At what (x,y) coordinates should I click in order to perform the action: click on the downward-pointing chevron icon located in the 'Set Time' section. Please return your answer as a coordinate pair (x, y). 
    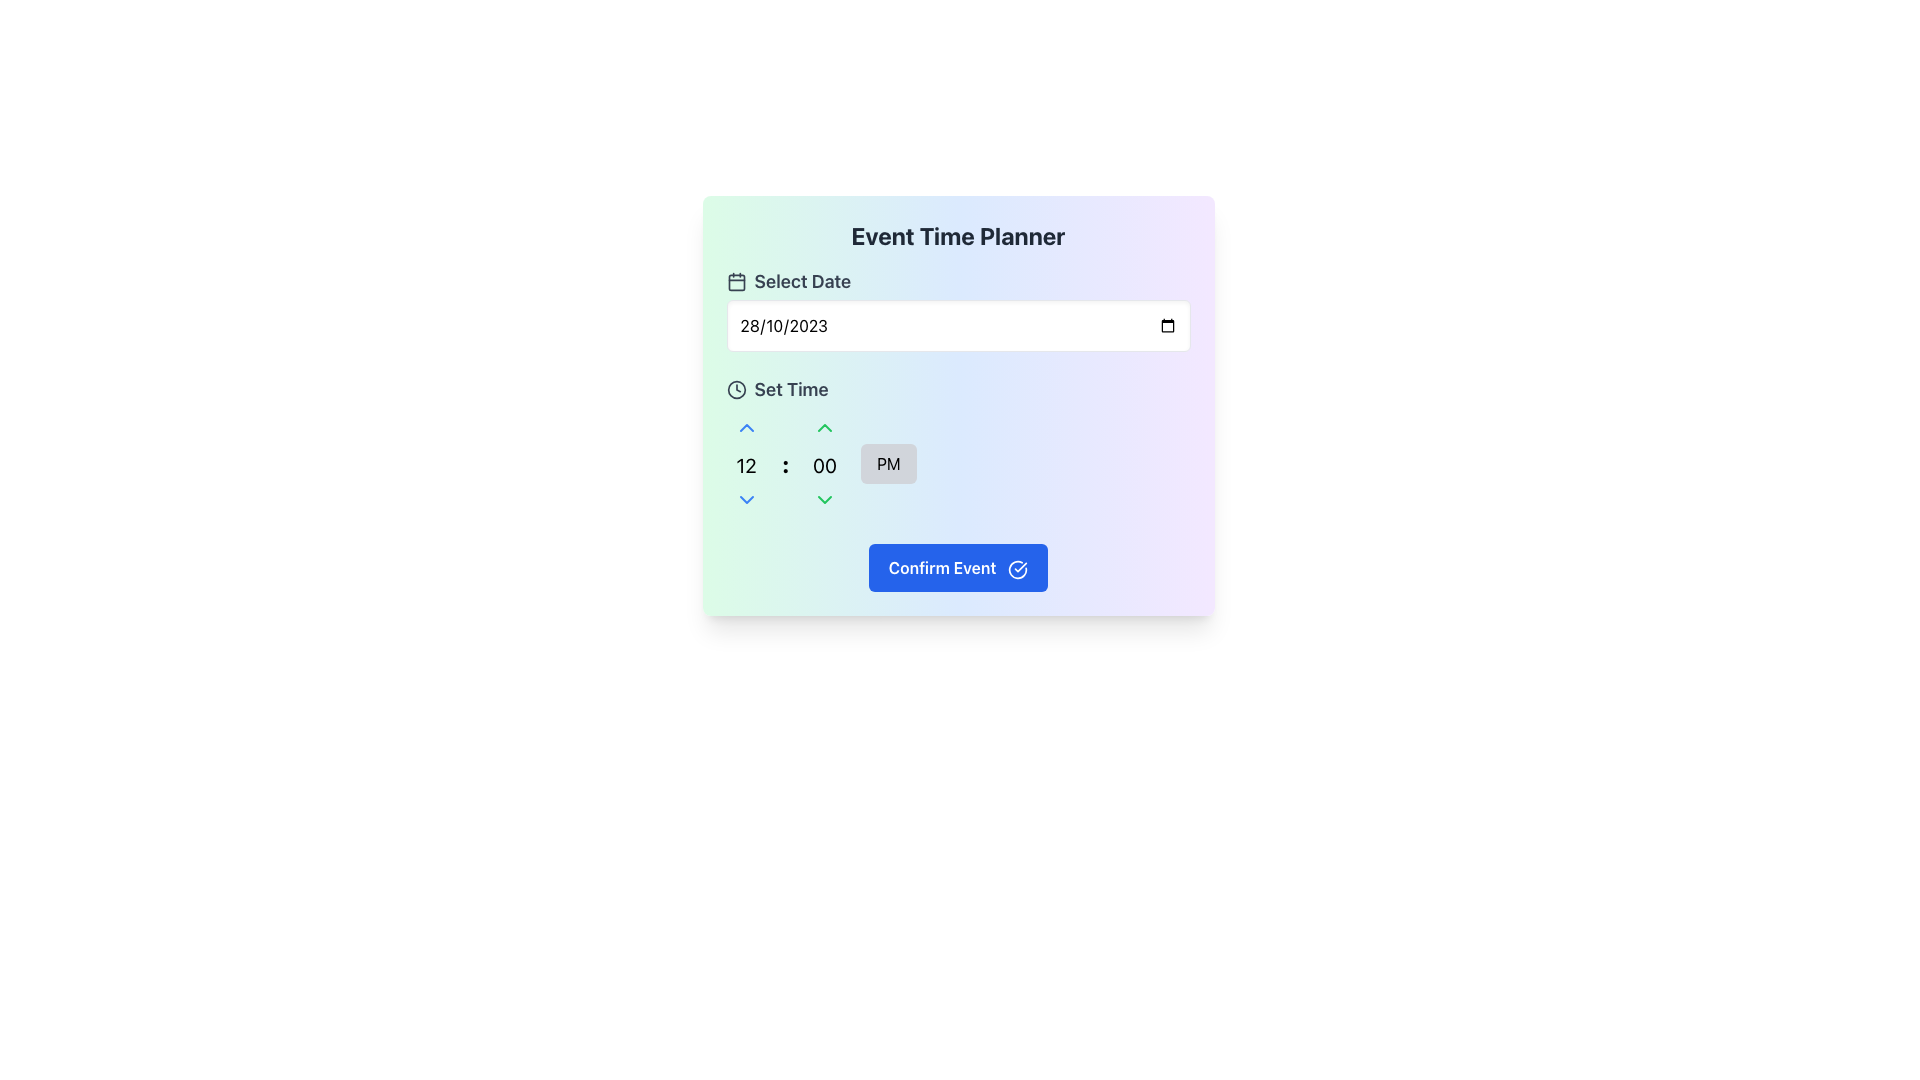
    Looking at the image, I should click on (745, 499).